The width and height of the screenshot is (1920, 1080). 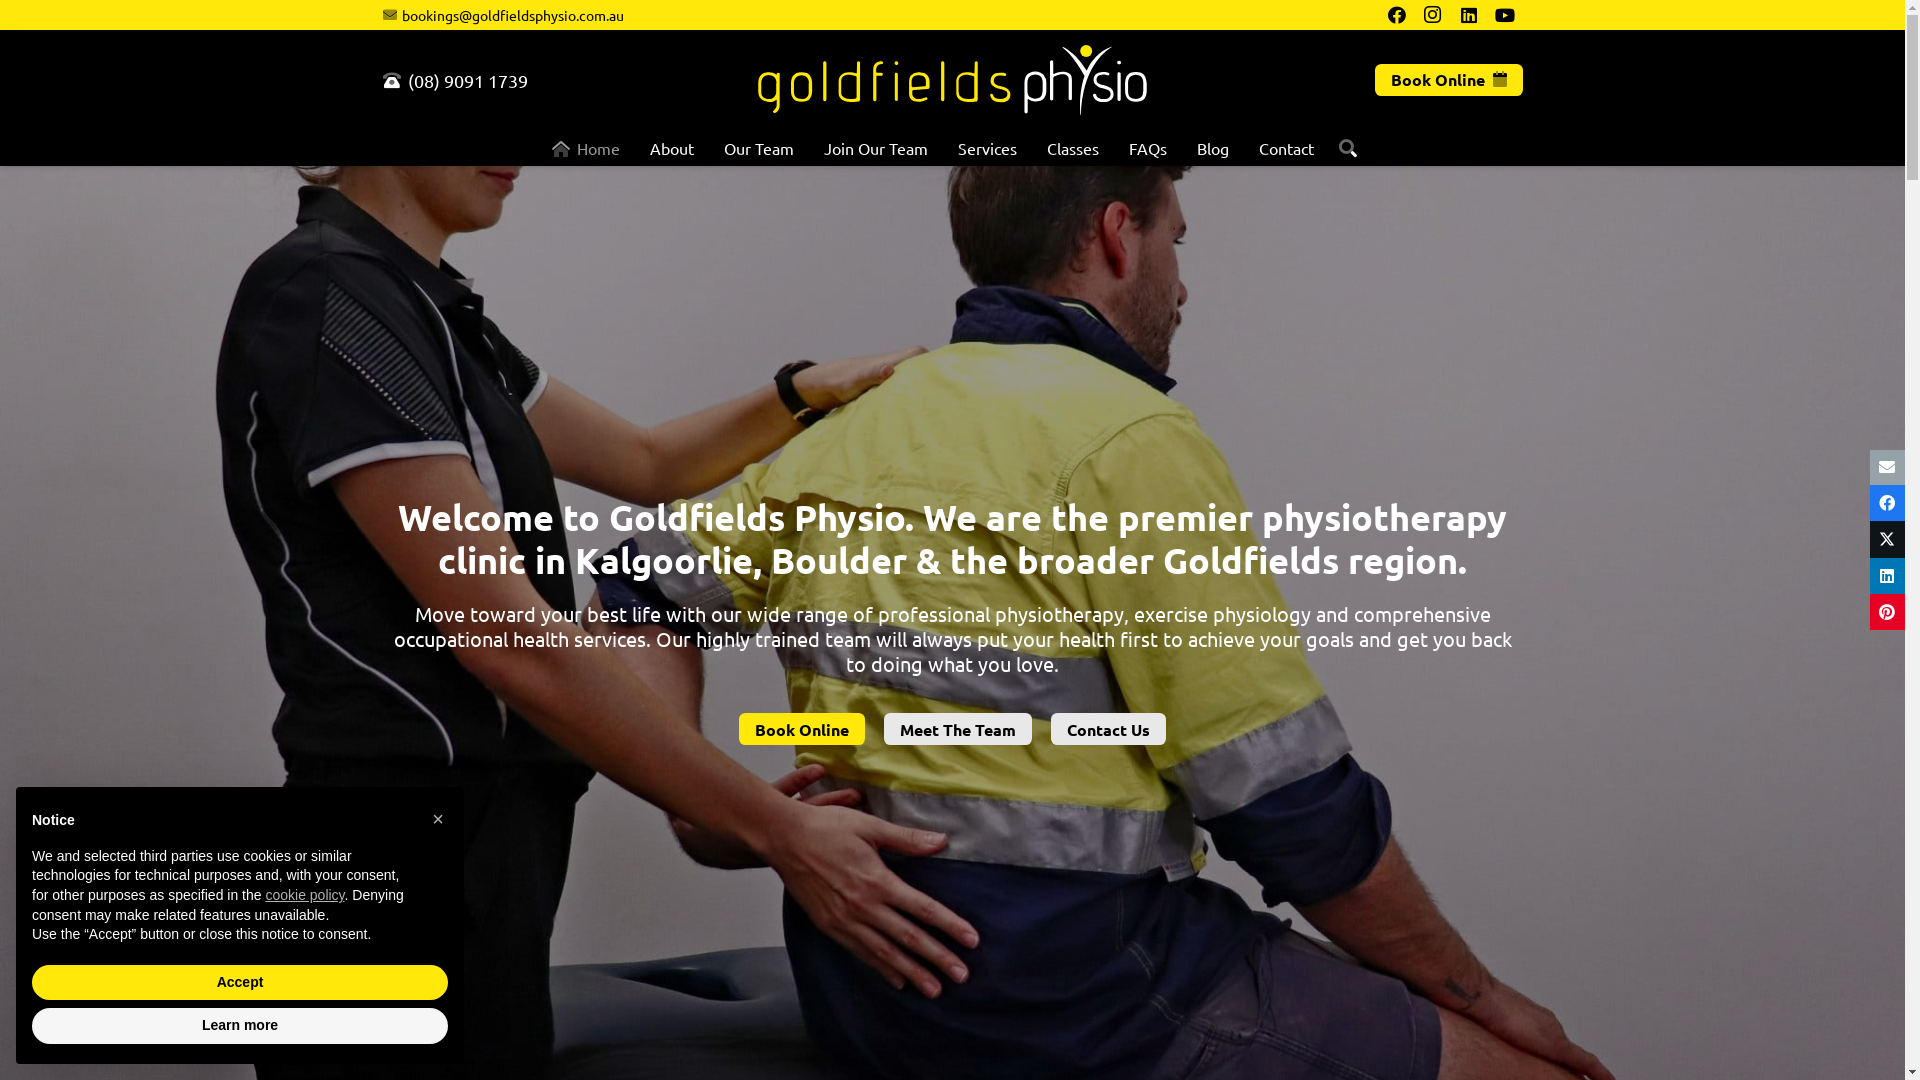 What do you see at coordinates (987, 146) in the screenshot?
I see `'Services'` at bounding box center [987, 146].